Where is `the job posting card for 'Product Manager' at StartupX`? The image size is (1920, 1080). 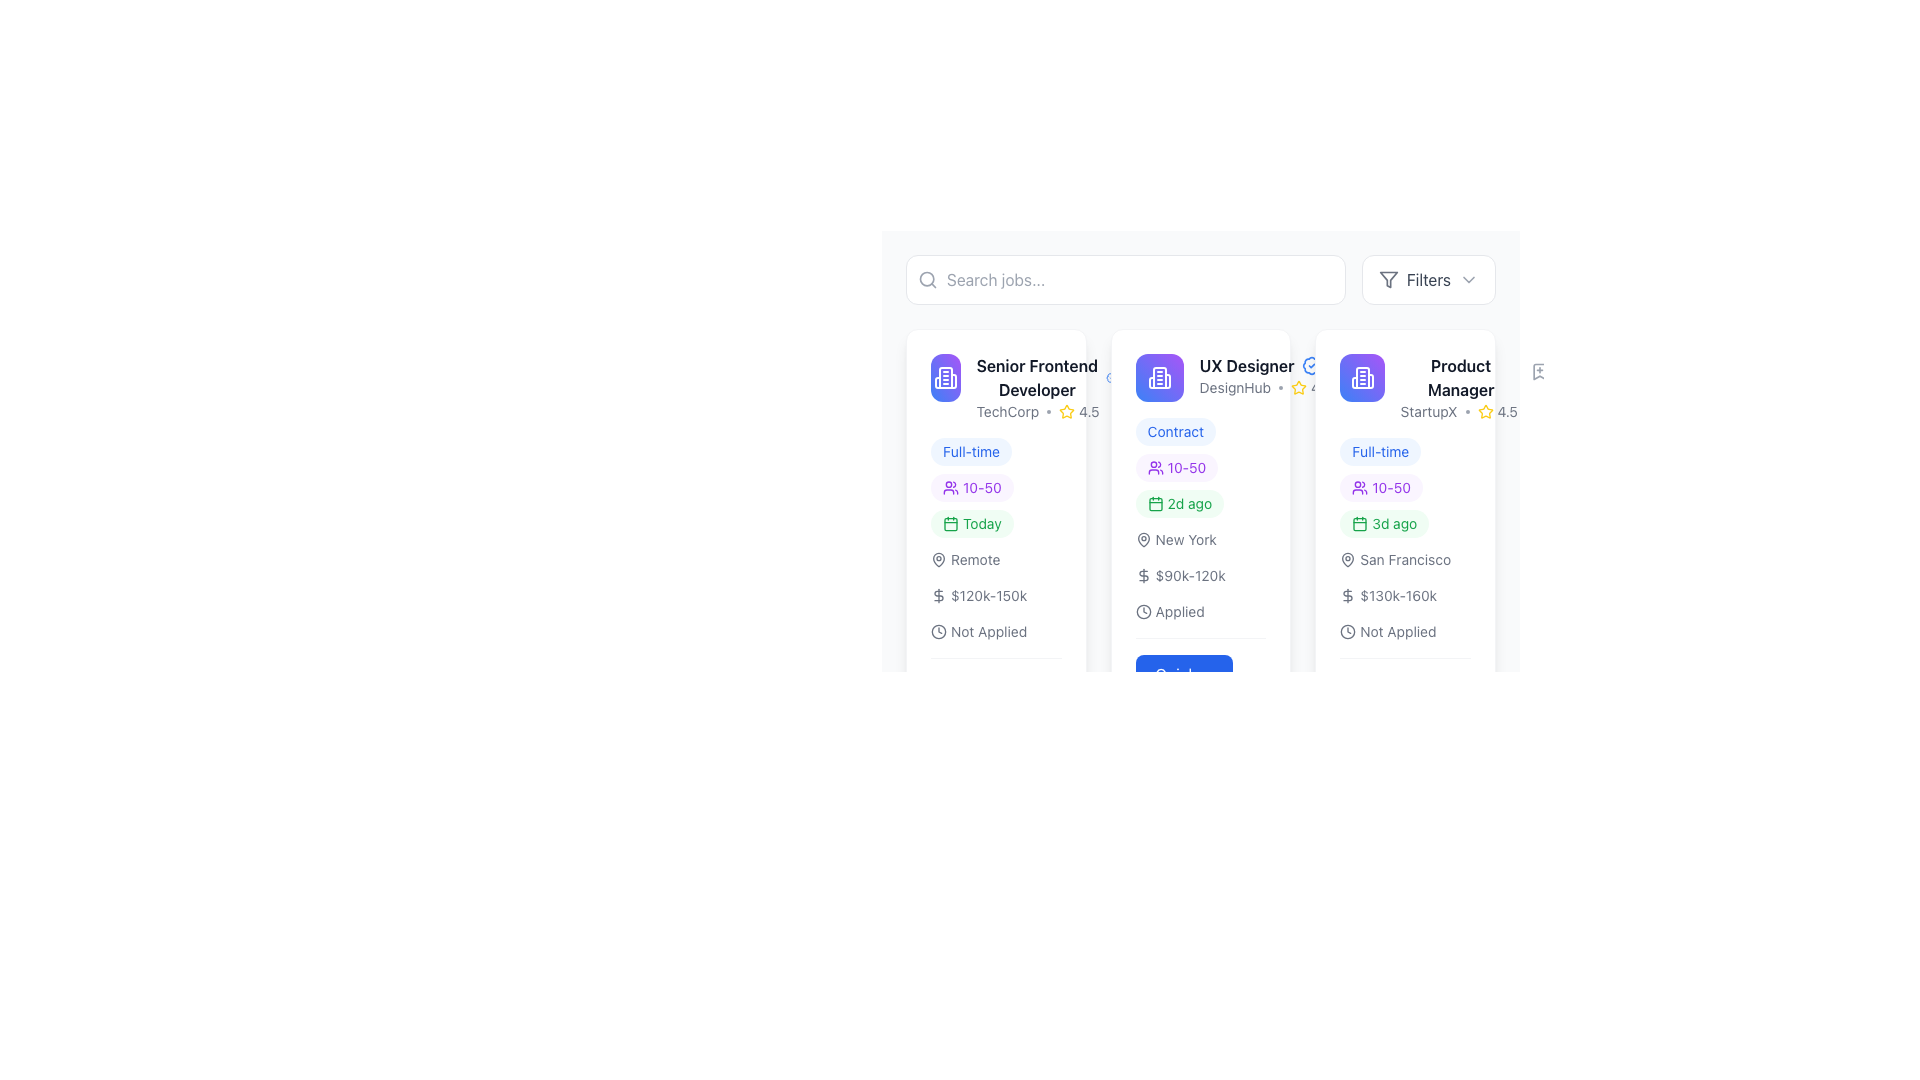
the job posting card for 'Product Manager' at StartupX is located at coordinates (1404, 546).